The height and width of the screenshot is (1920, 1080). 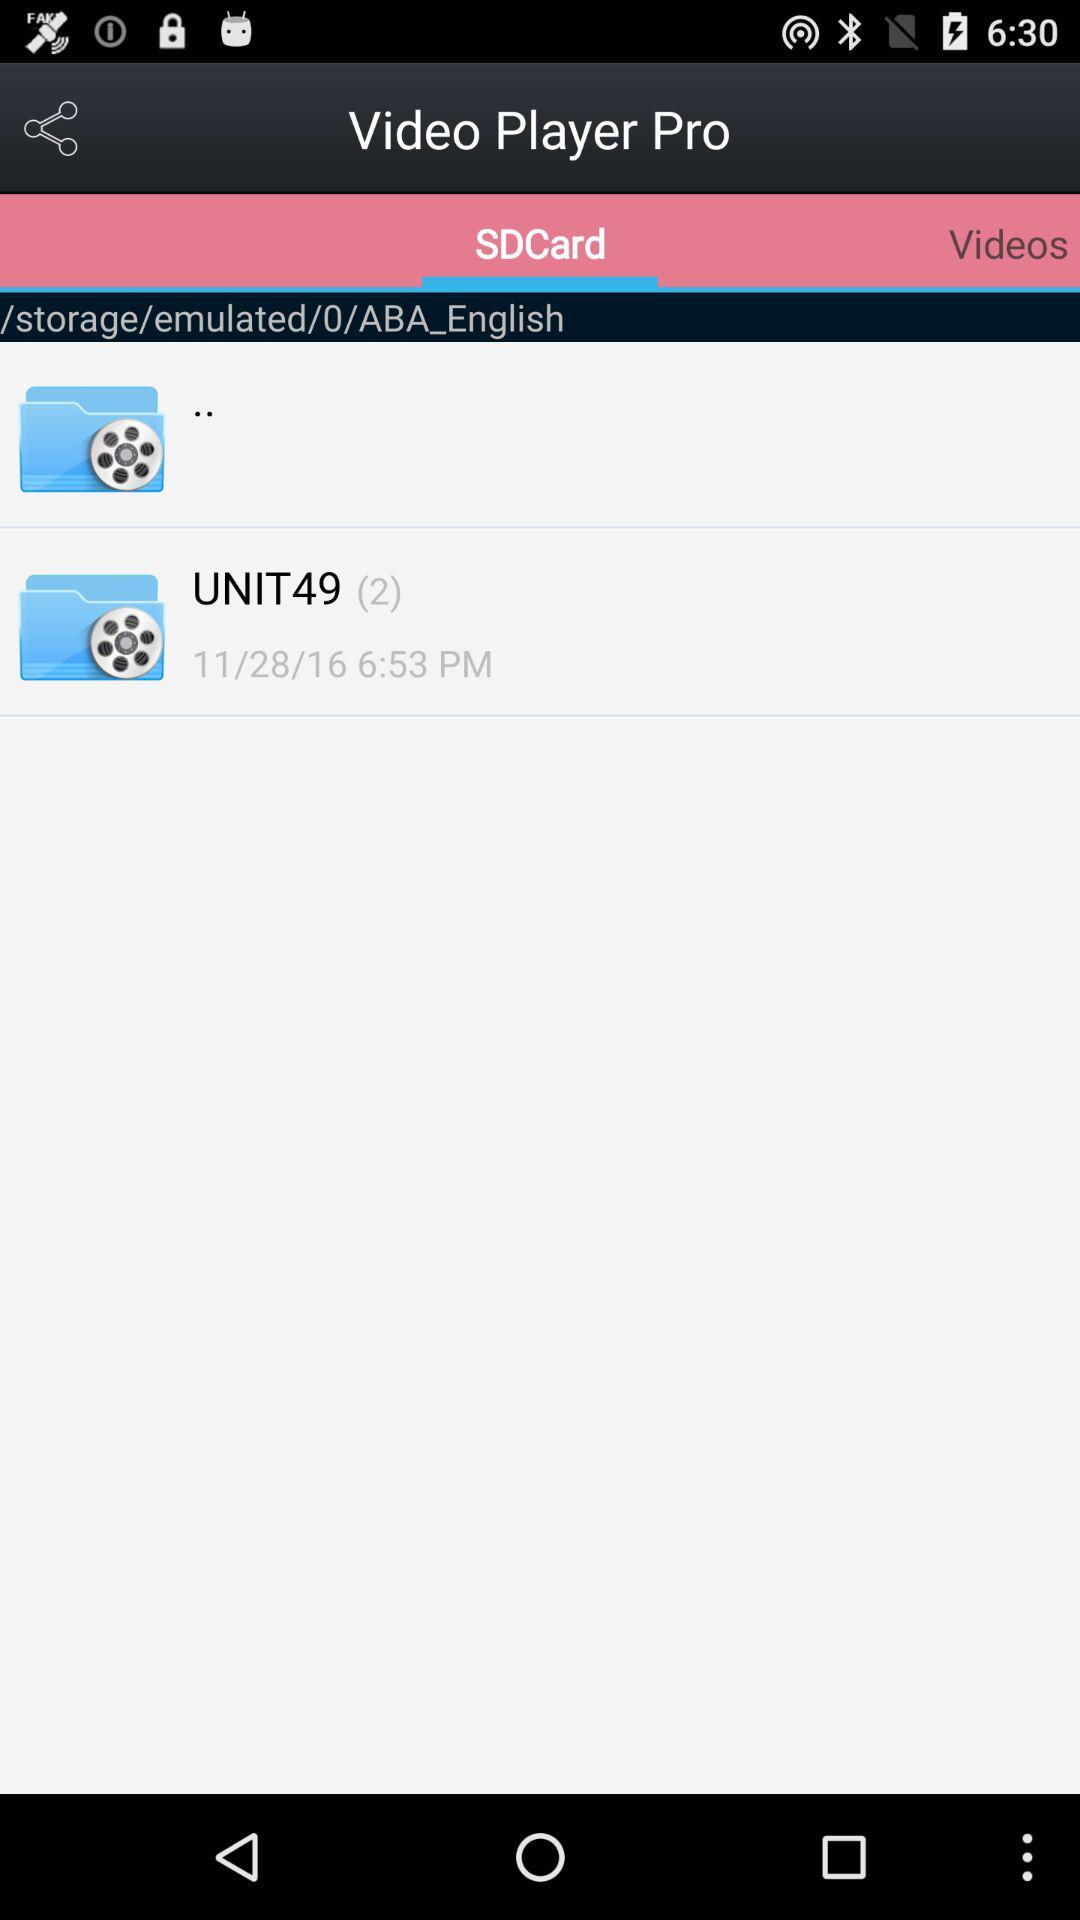 I want to click on 11 28 16, so click(x=341, y=662).